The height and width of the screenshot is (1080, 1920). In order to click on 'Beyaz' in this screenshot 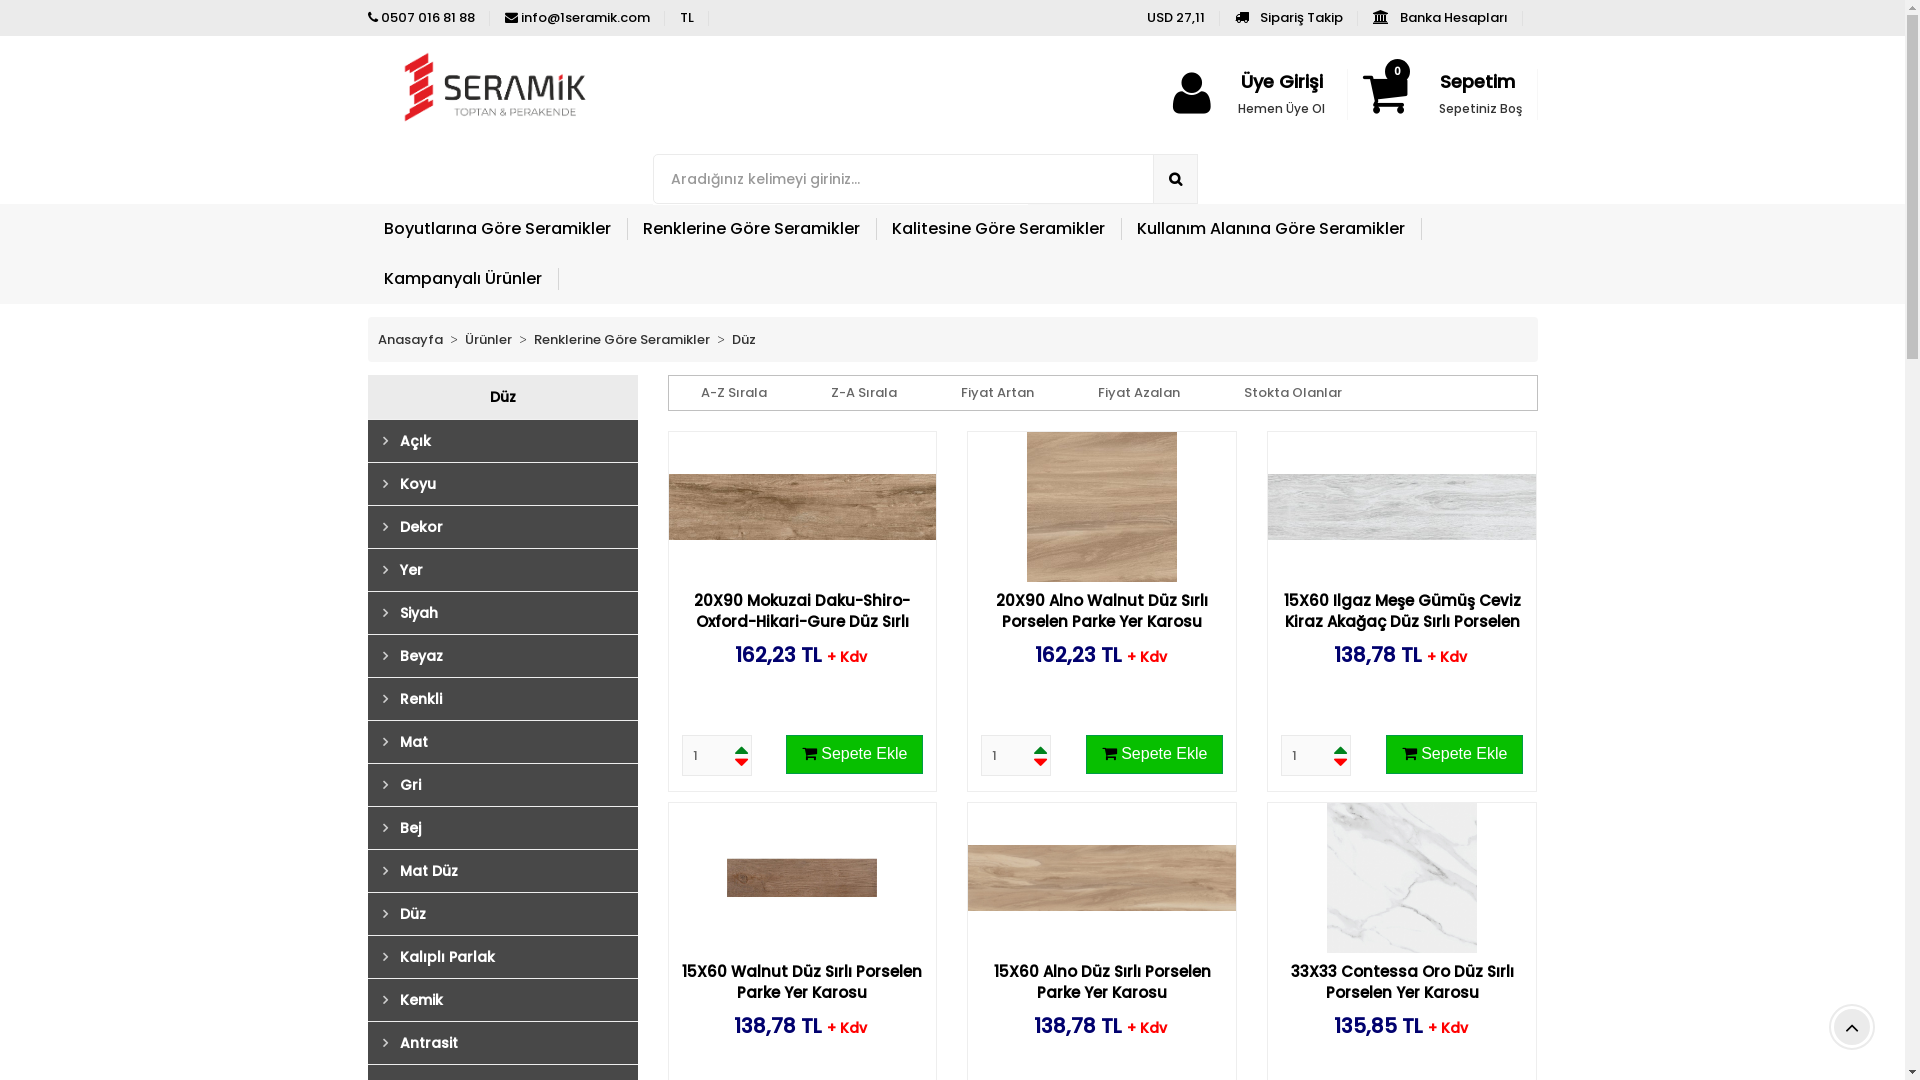, I will do `click(399, 655)`.